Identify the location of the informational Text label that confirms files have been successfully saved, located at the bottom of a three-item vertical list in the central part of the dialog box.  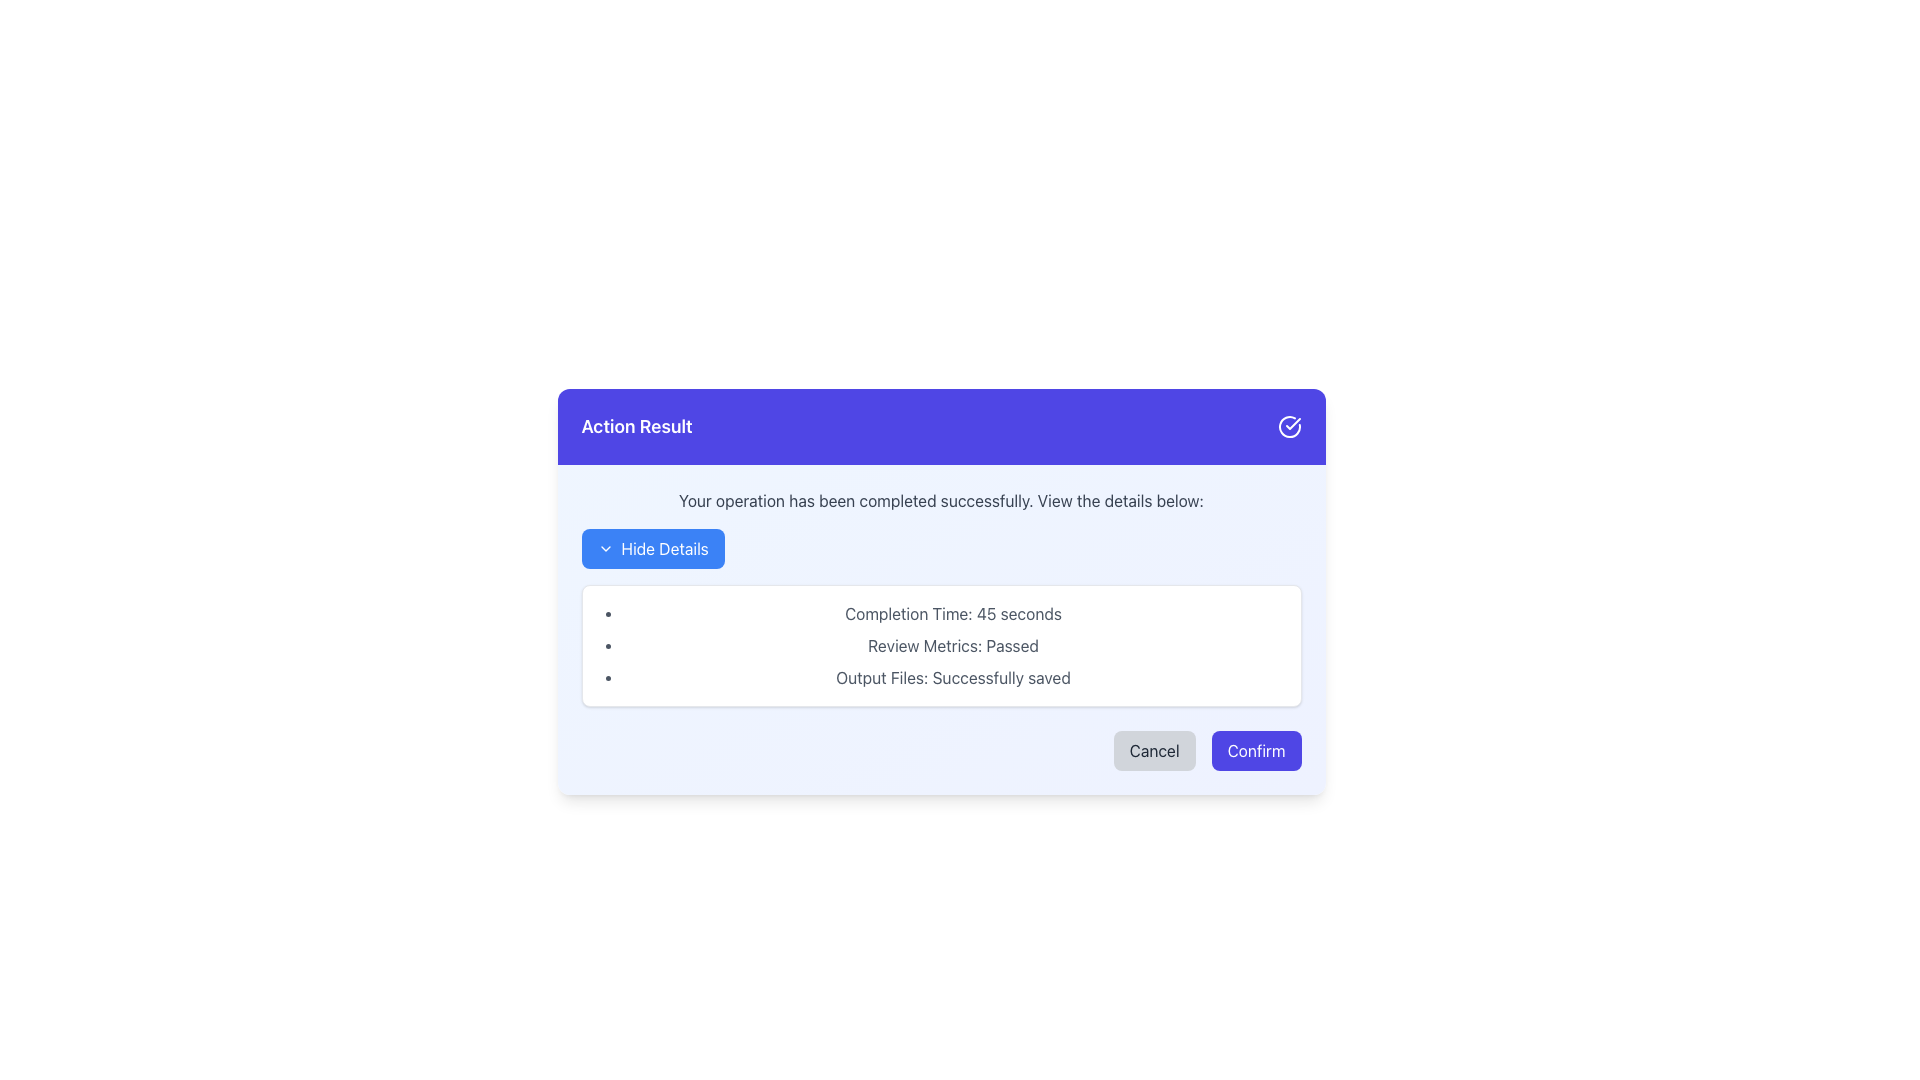
(952, 677).